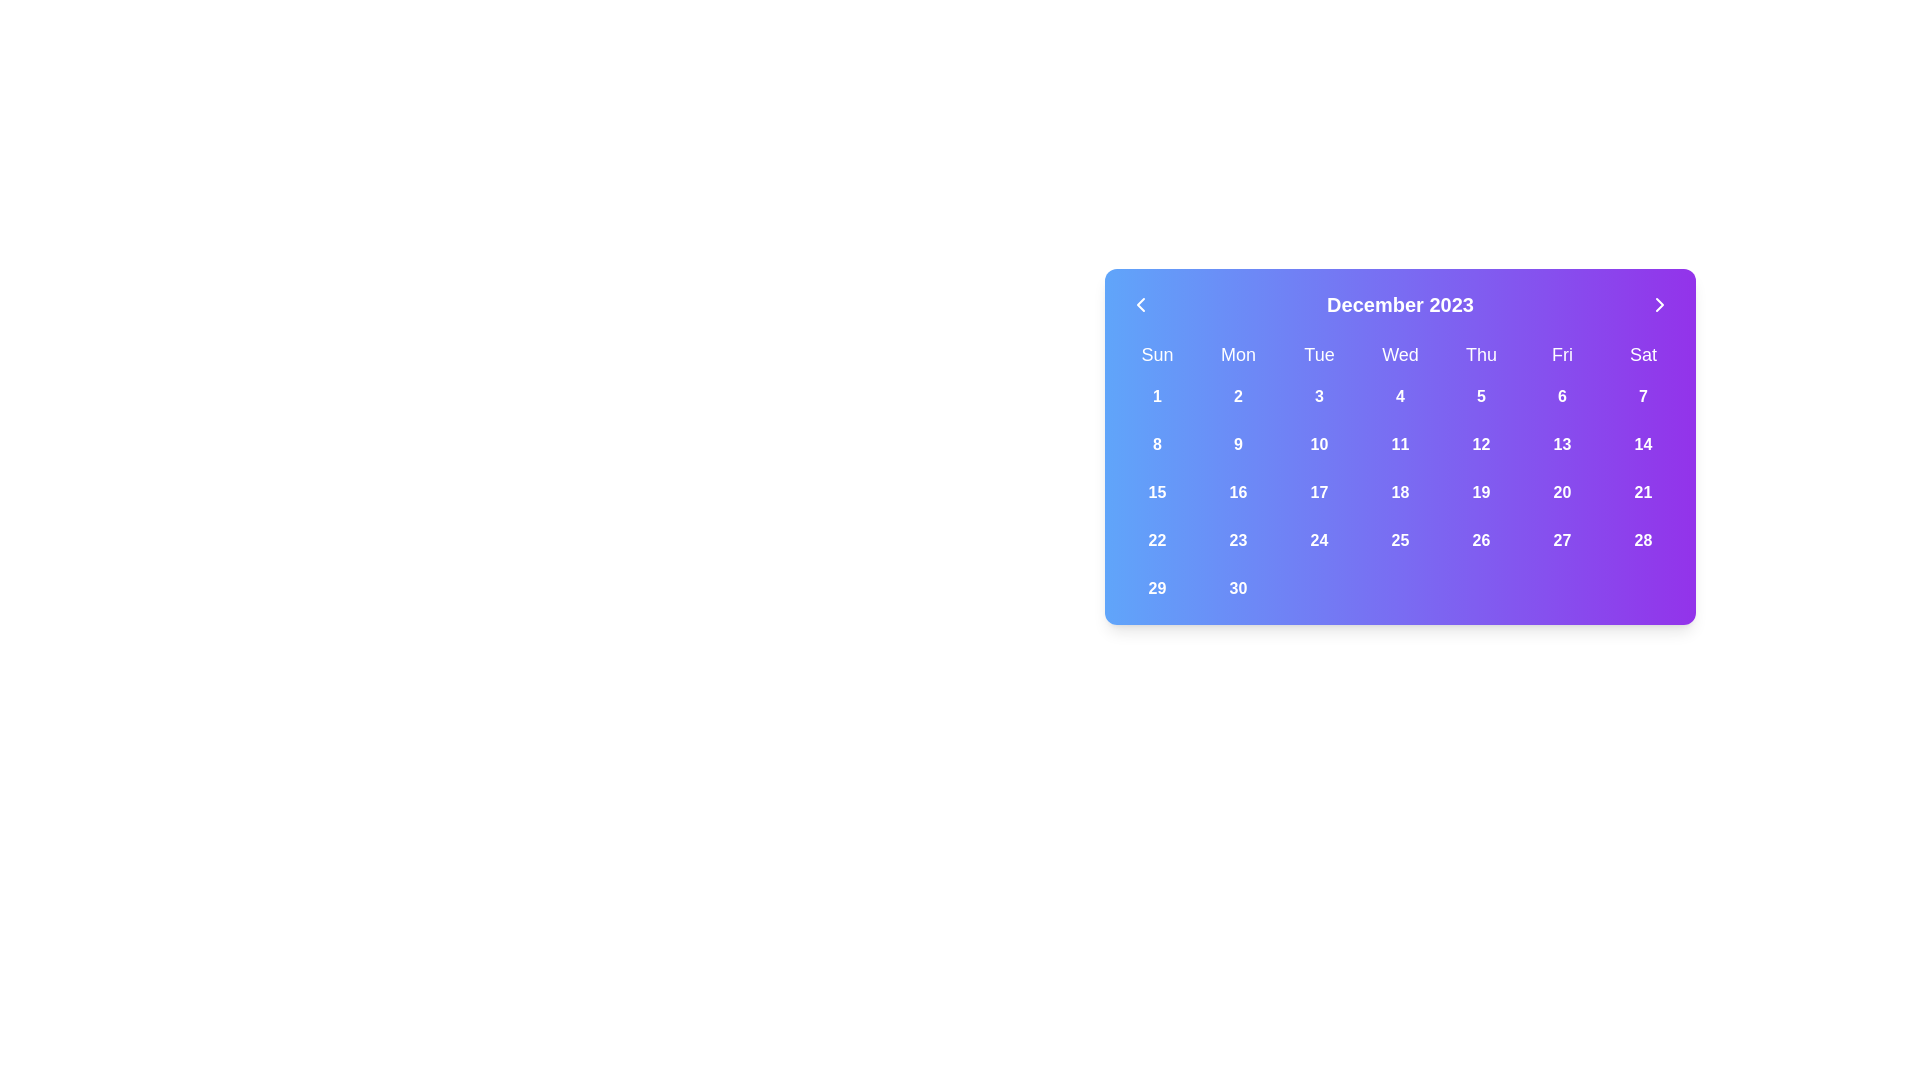 This screenshot has height=1080, width=1920. Describe the element at coordinates (1481, 353) in the screenshot. I see `the text label displaying 'Thu', which is the fifth label in the grid layout for the days of the week in the calendar interface, located on a purple gradient background` at that location.